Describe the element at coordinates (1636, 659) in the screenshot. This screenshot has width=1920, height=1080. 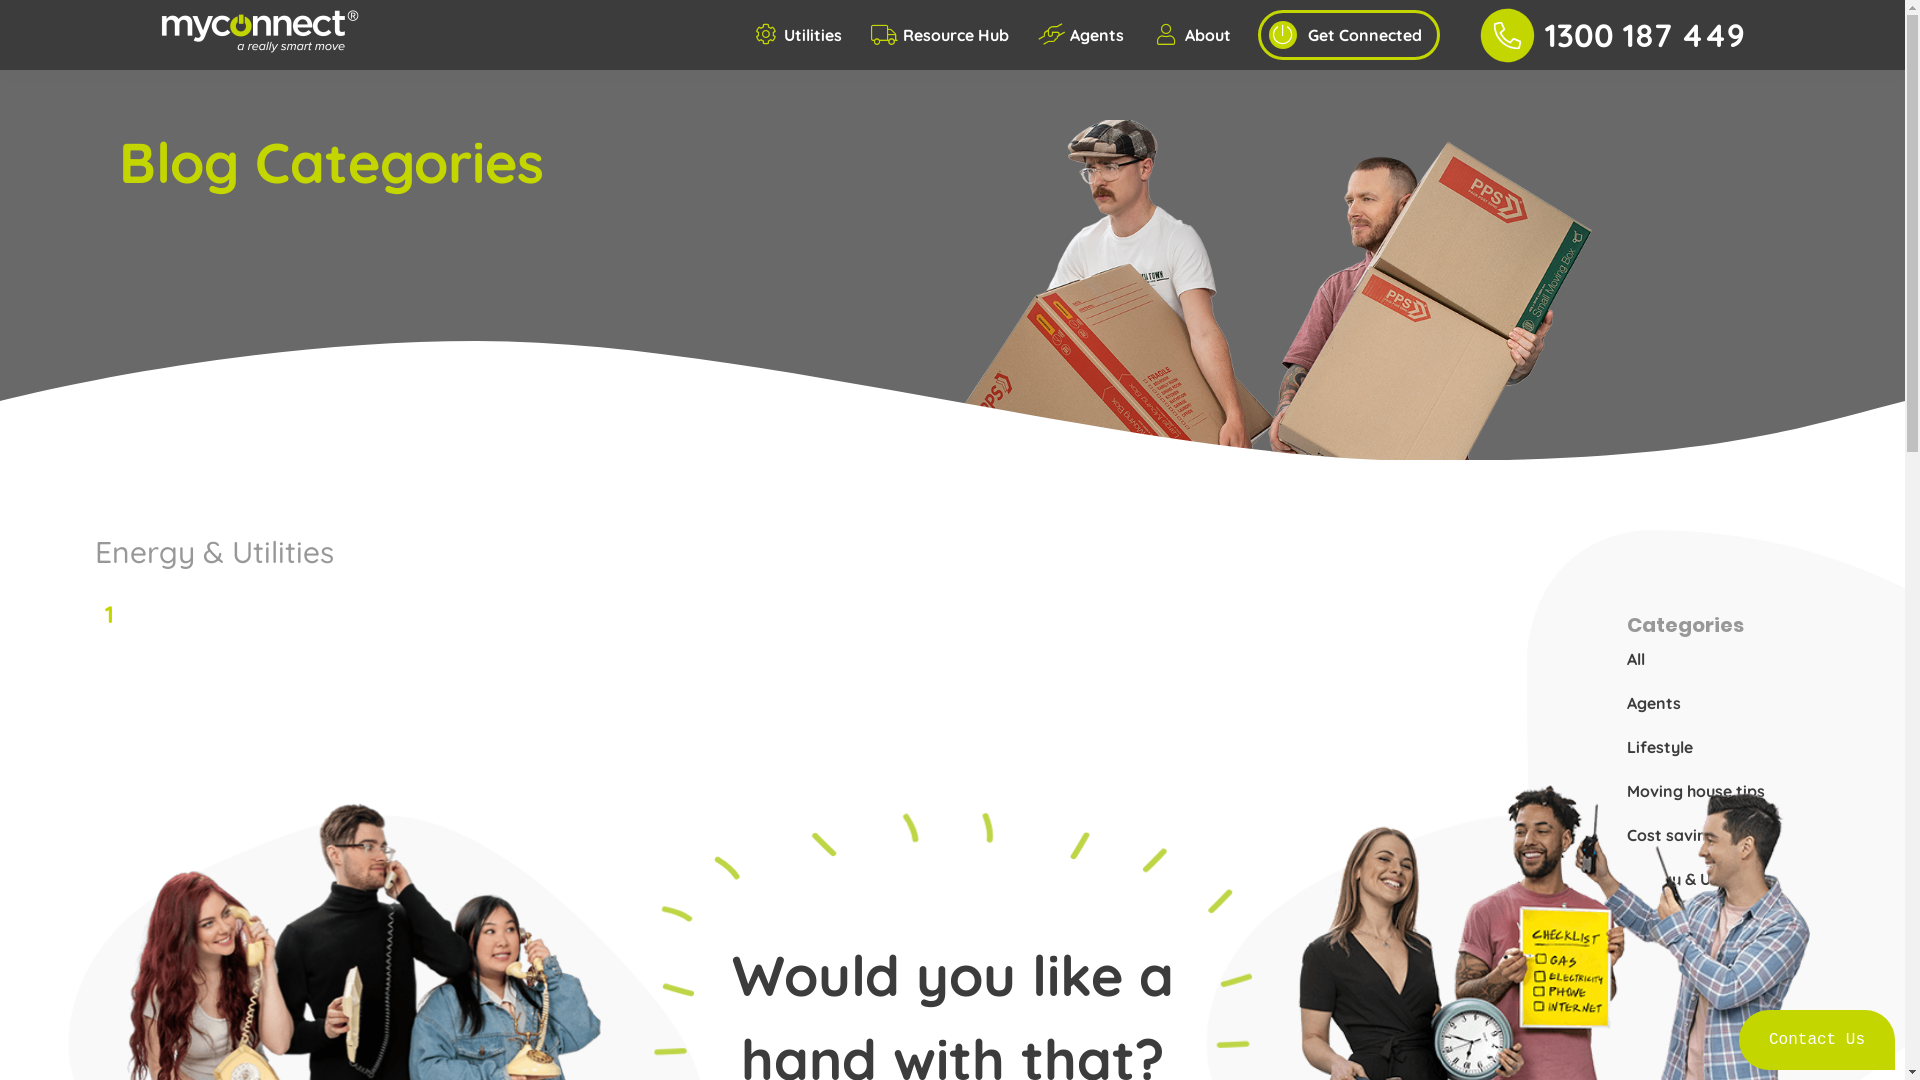
I see `'All'` at that location.